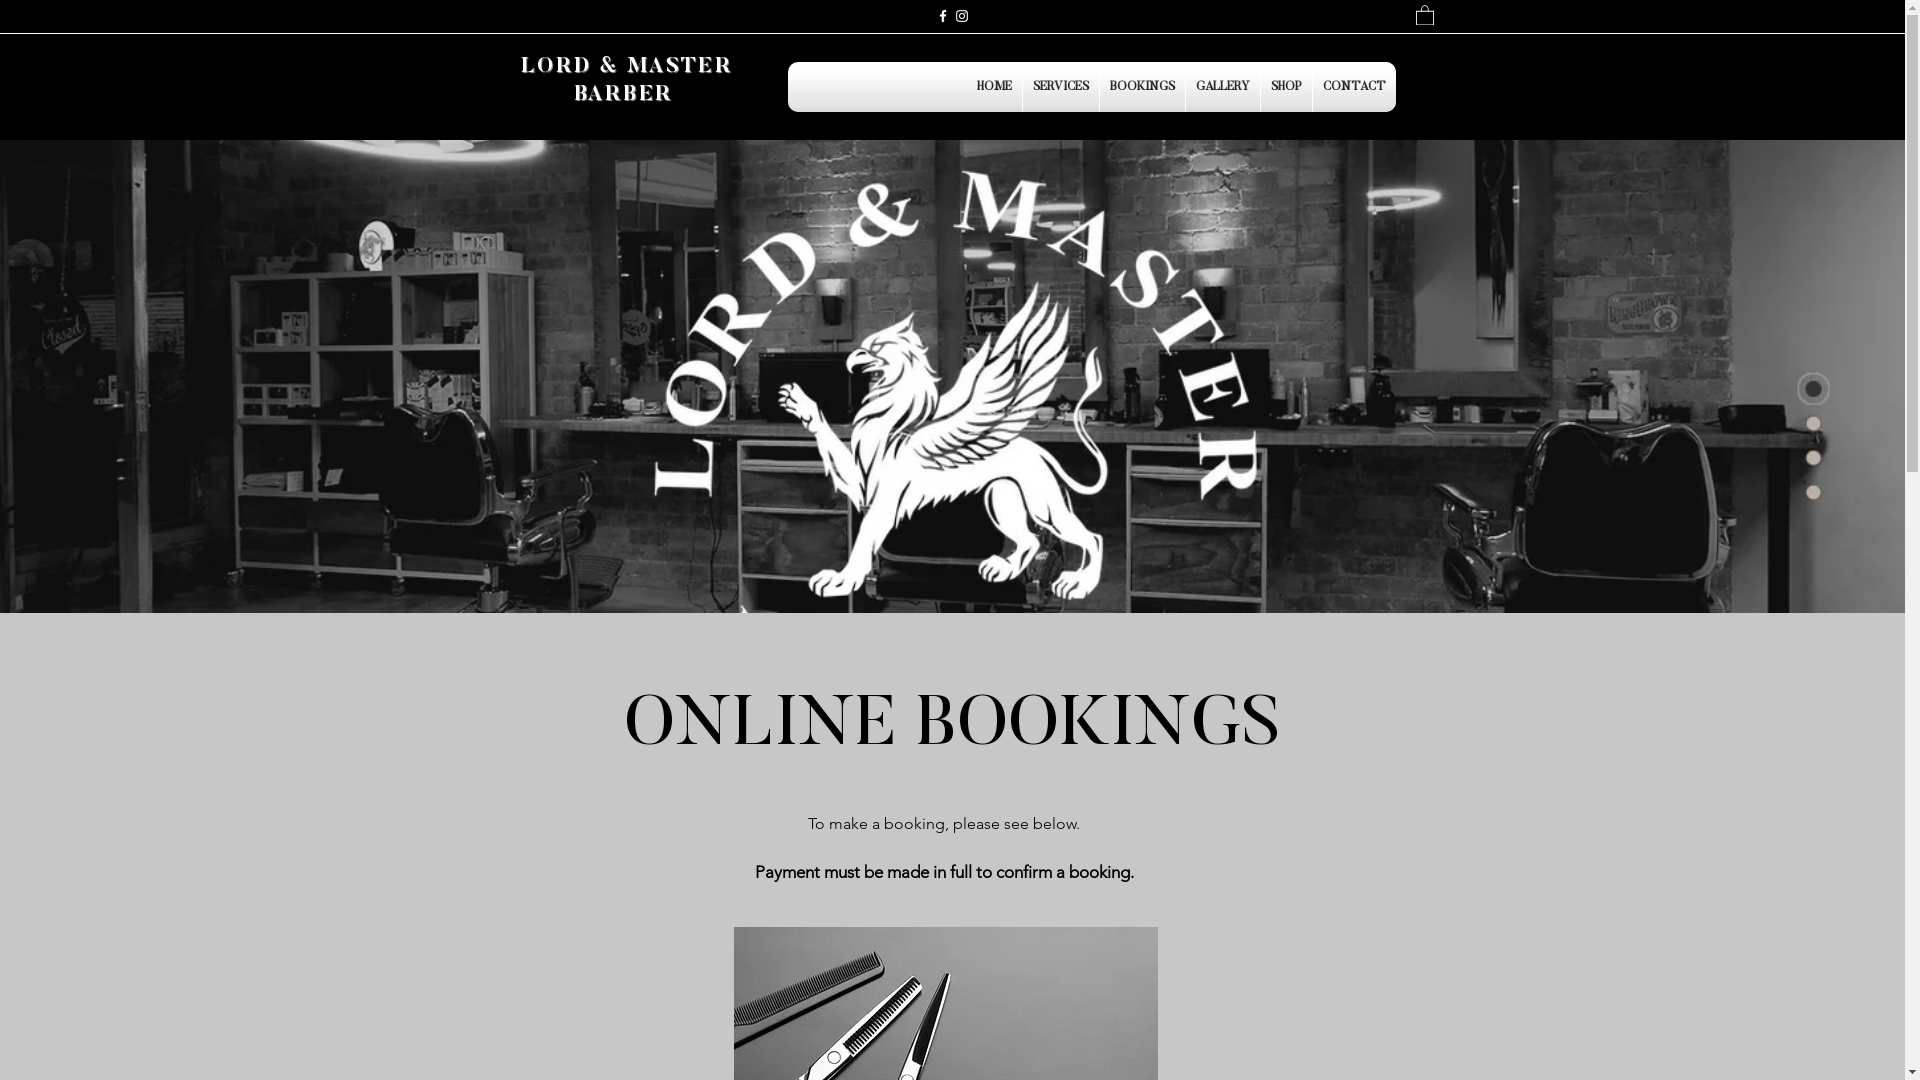  Describe the element at coordinates (521, 63) in the screenshot. I see `'LORD & MASTER'` at that location.